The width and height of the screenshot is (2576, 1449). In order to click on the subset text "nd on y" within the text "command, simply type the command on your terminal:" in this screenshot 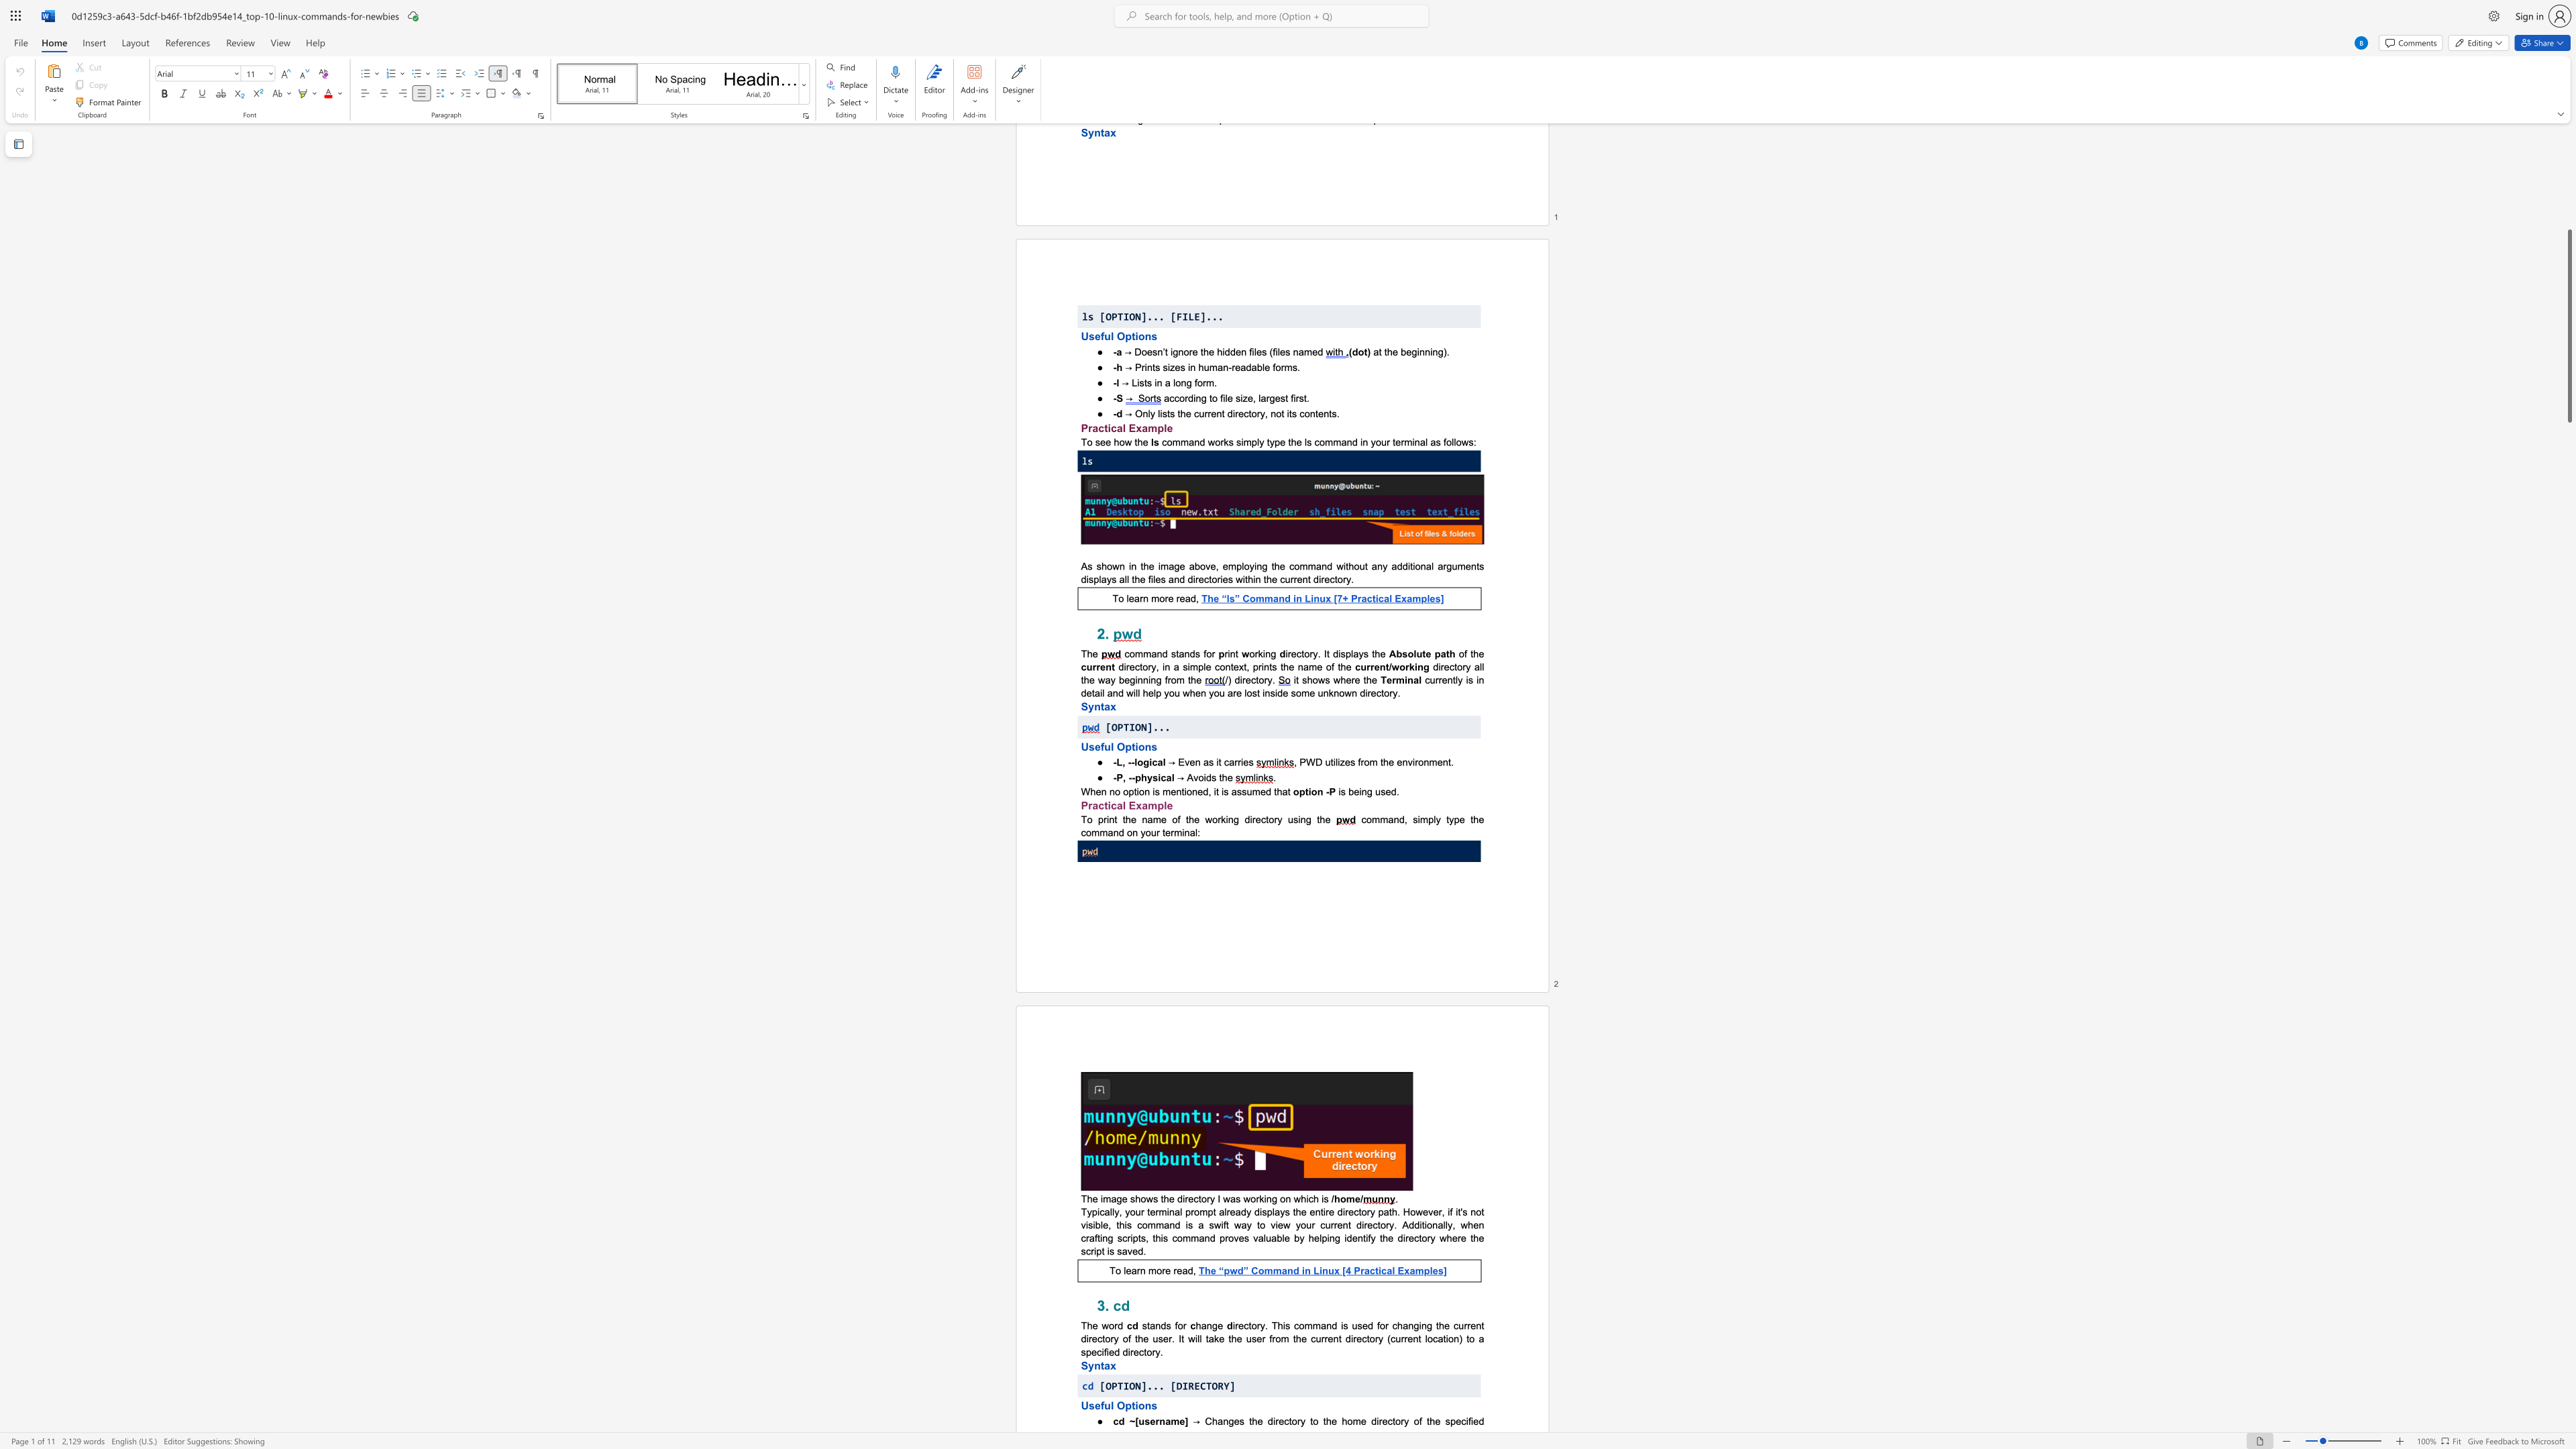, I will do `click(1112, 832)`.